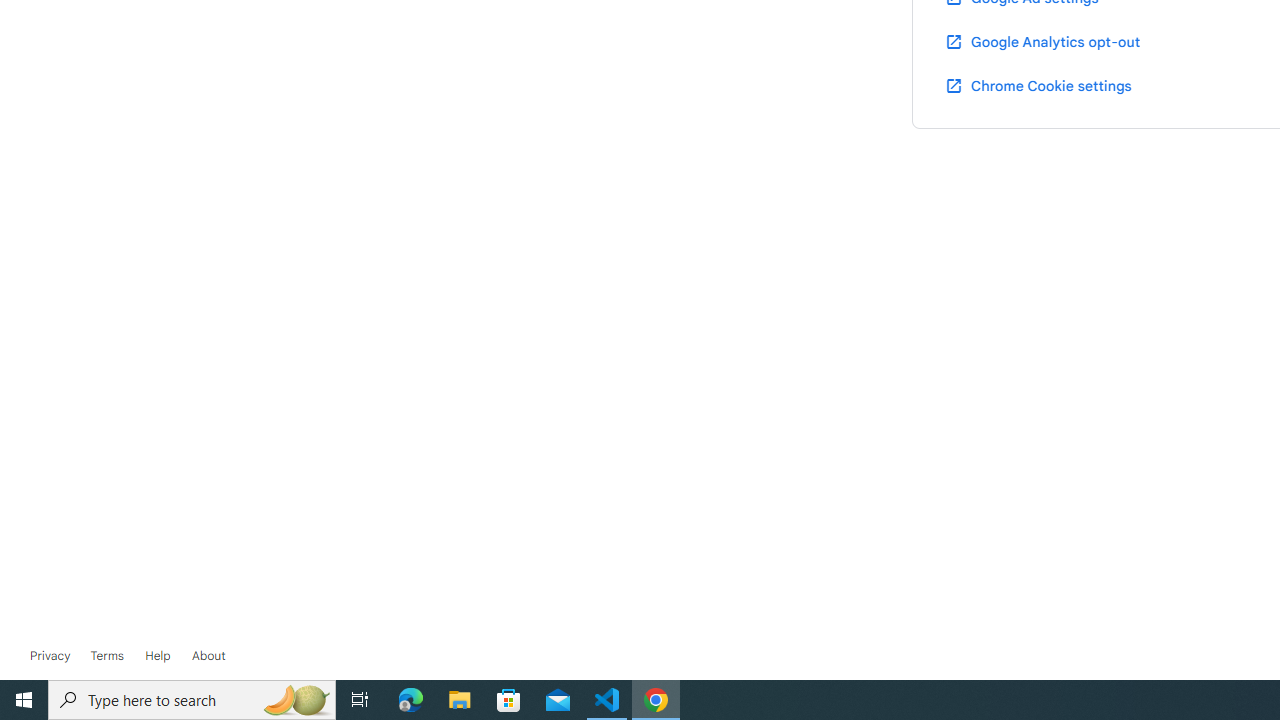 The height and width of the screenshot is (720, 1280). Describe the element at coordinates (1038, 84) in the screenshot. I see `'Chrome Cookie settings'` at that location.